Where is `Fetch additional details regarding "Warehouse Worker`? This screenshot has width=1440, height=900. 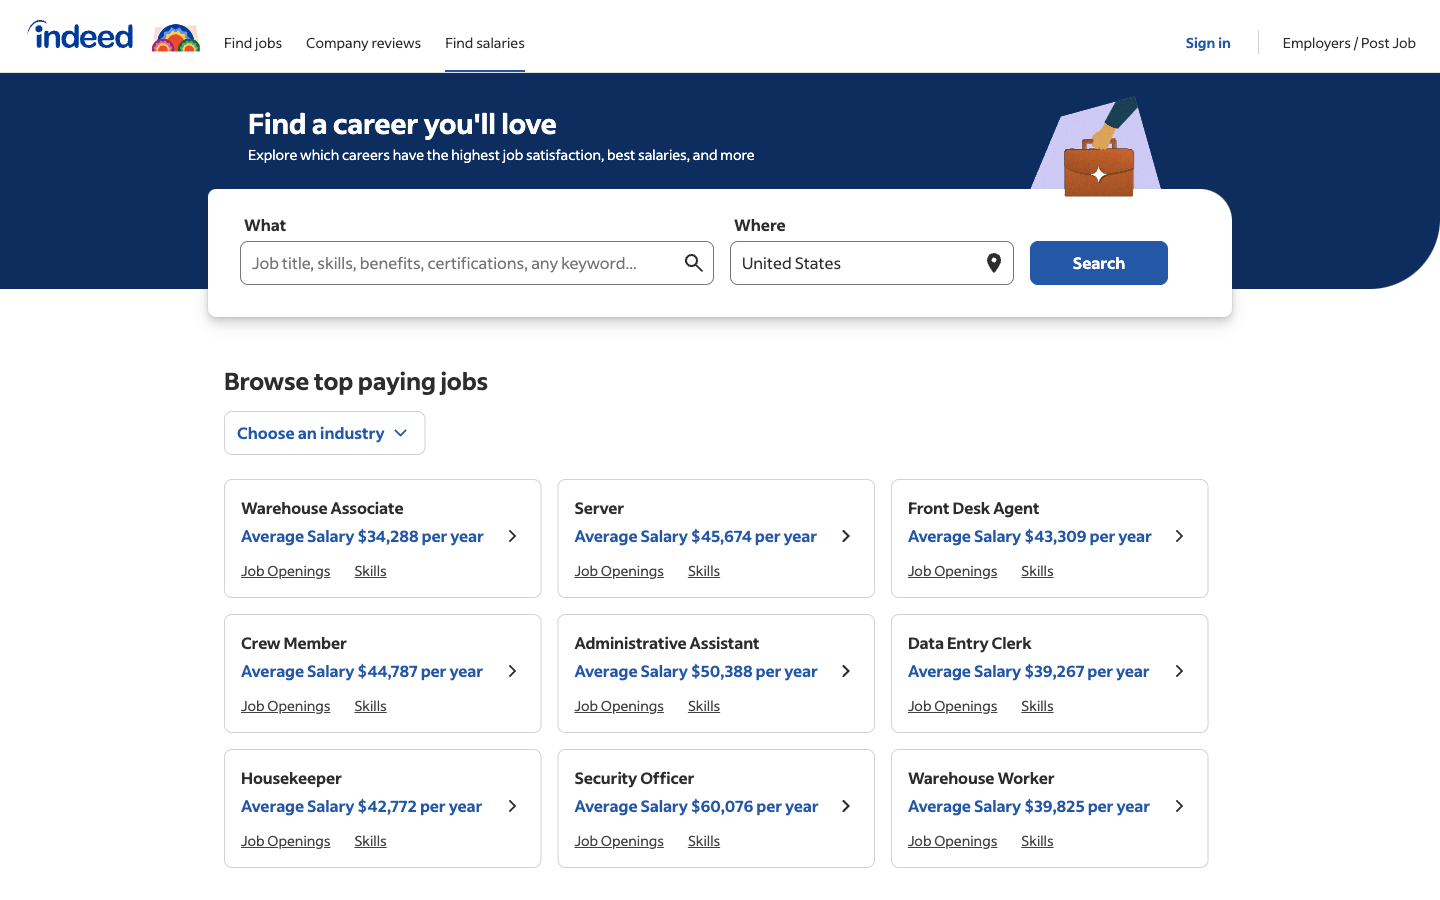
Fetch additional details regarding "Warehouse Worker is located at coordinates (1029, 792).